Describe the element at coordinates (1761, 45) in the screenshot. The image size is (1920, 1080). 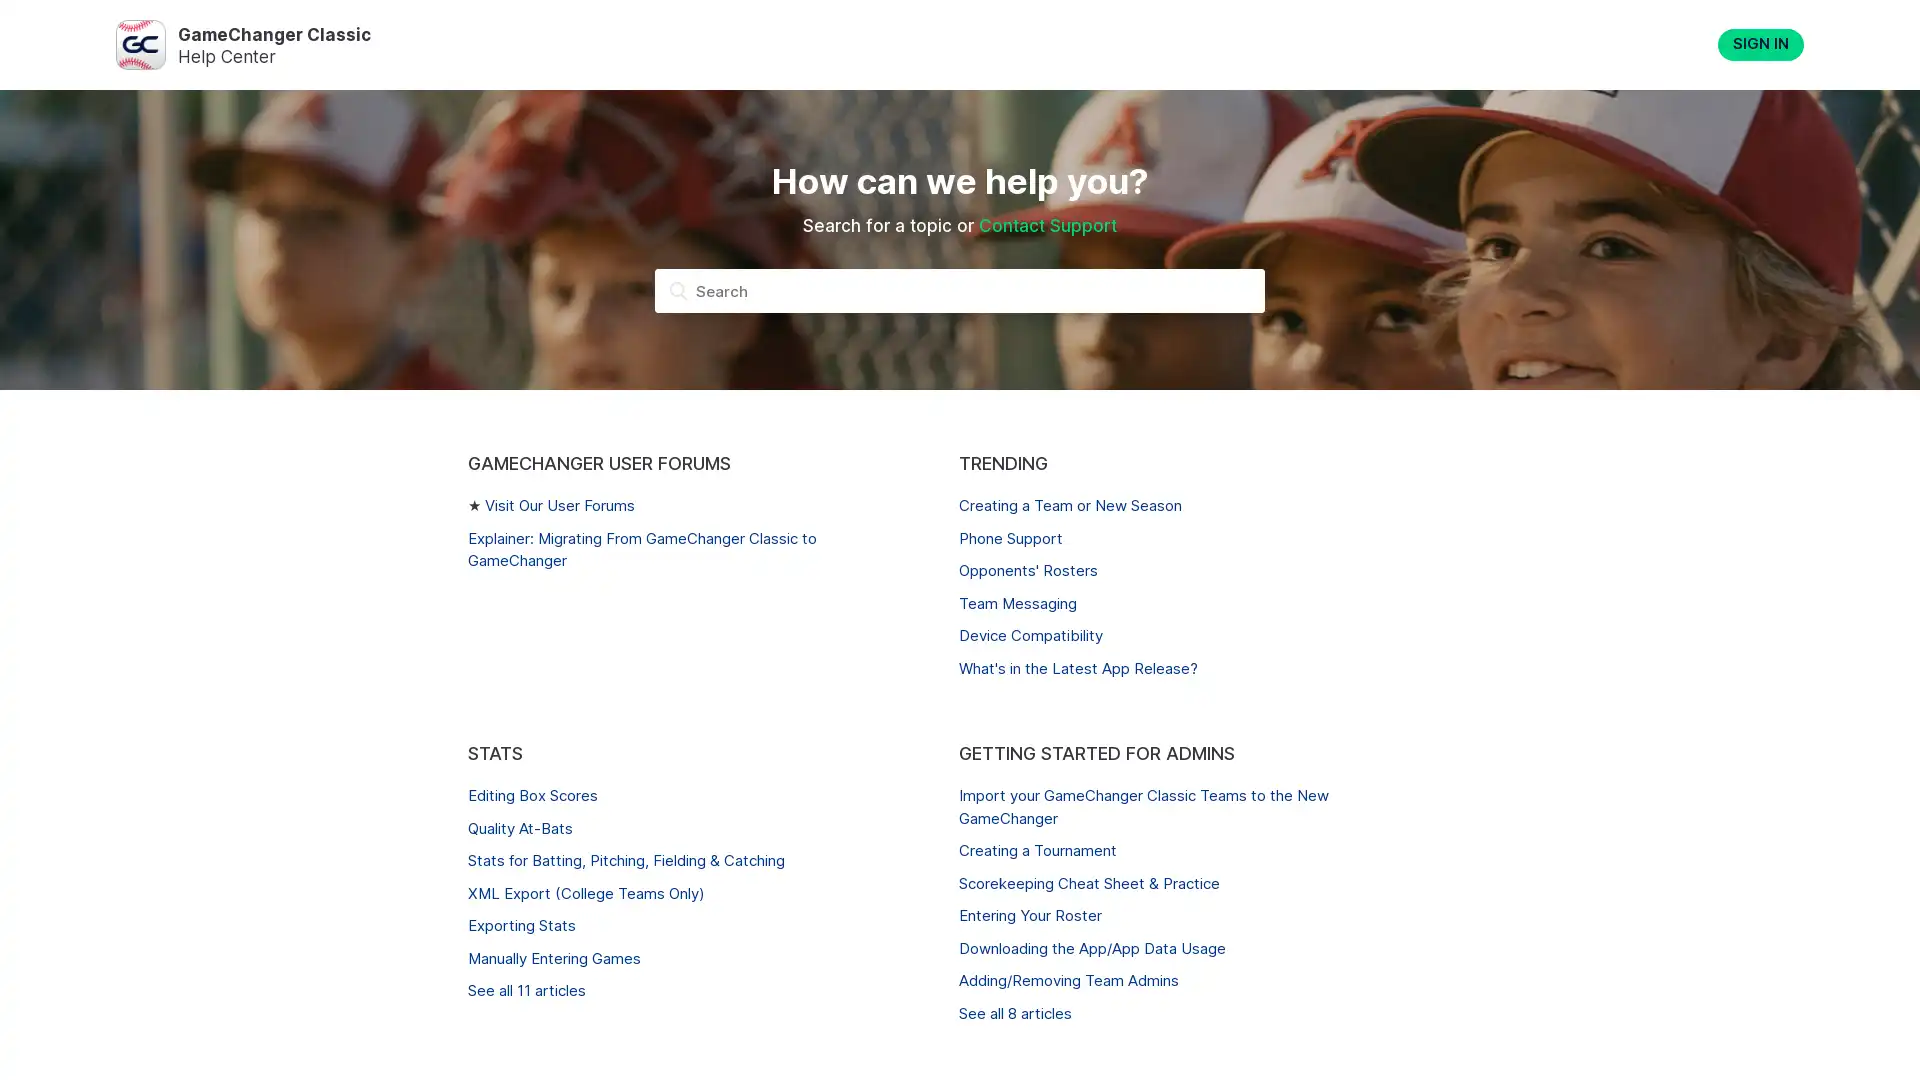
I see `SIGN IN` at that location.